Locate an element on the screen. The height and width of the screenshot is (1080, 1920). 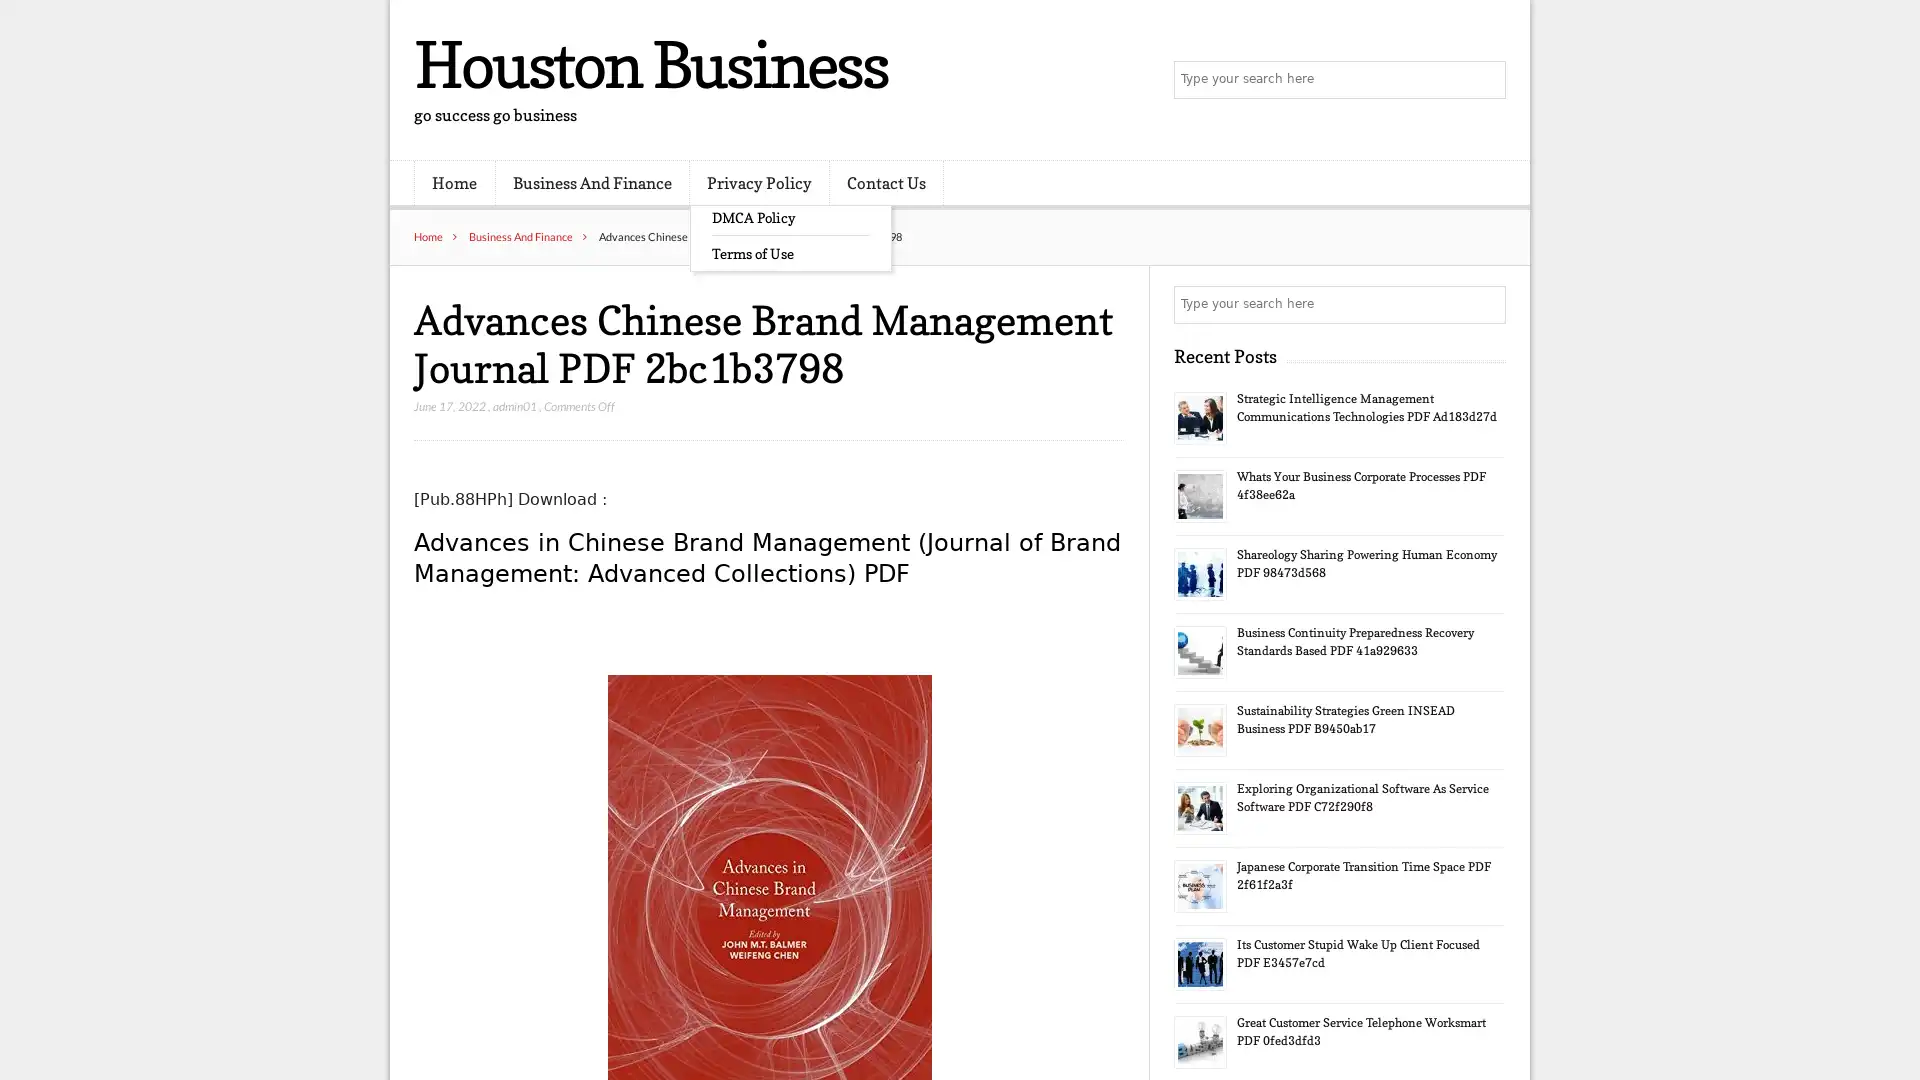
Search is located at coordinates (1485, 80).